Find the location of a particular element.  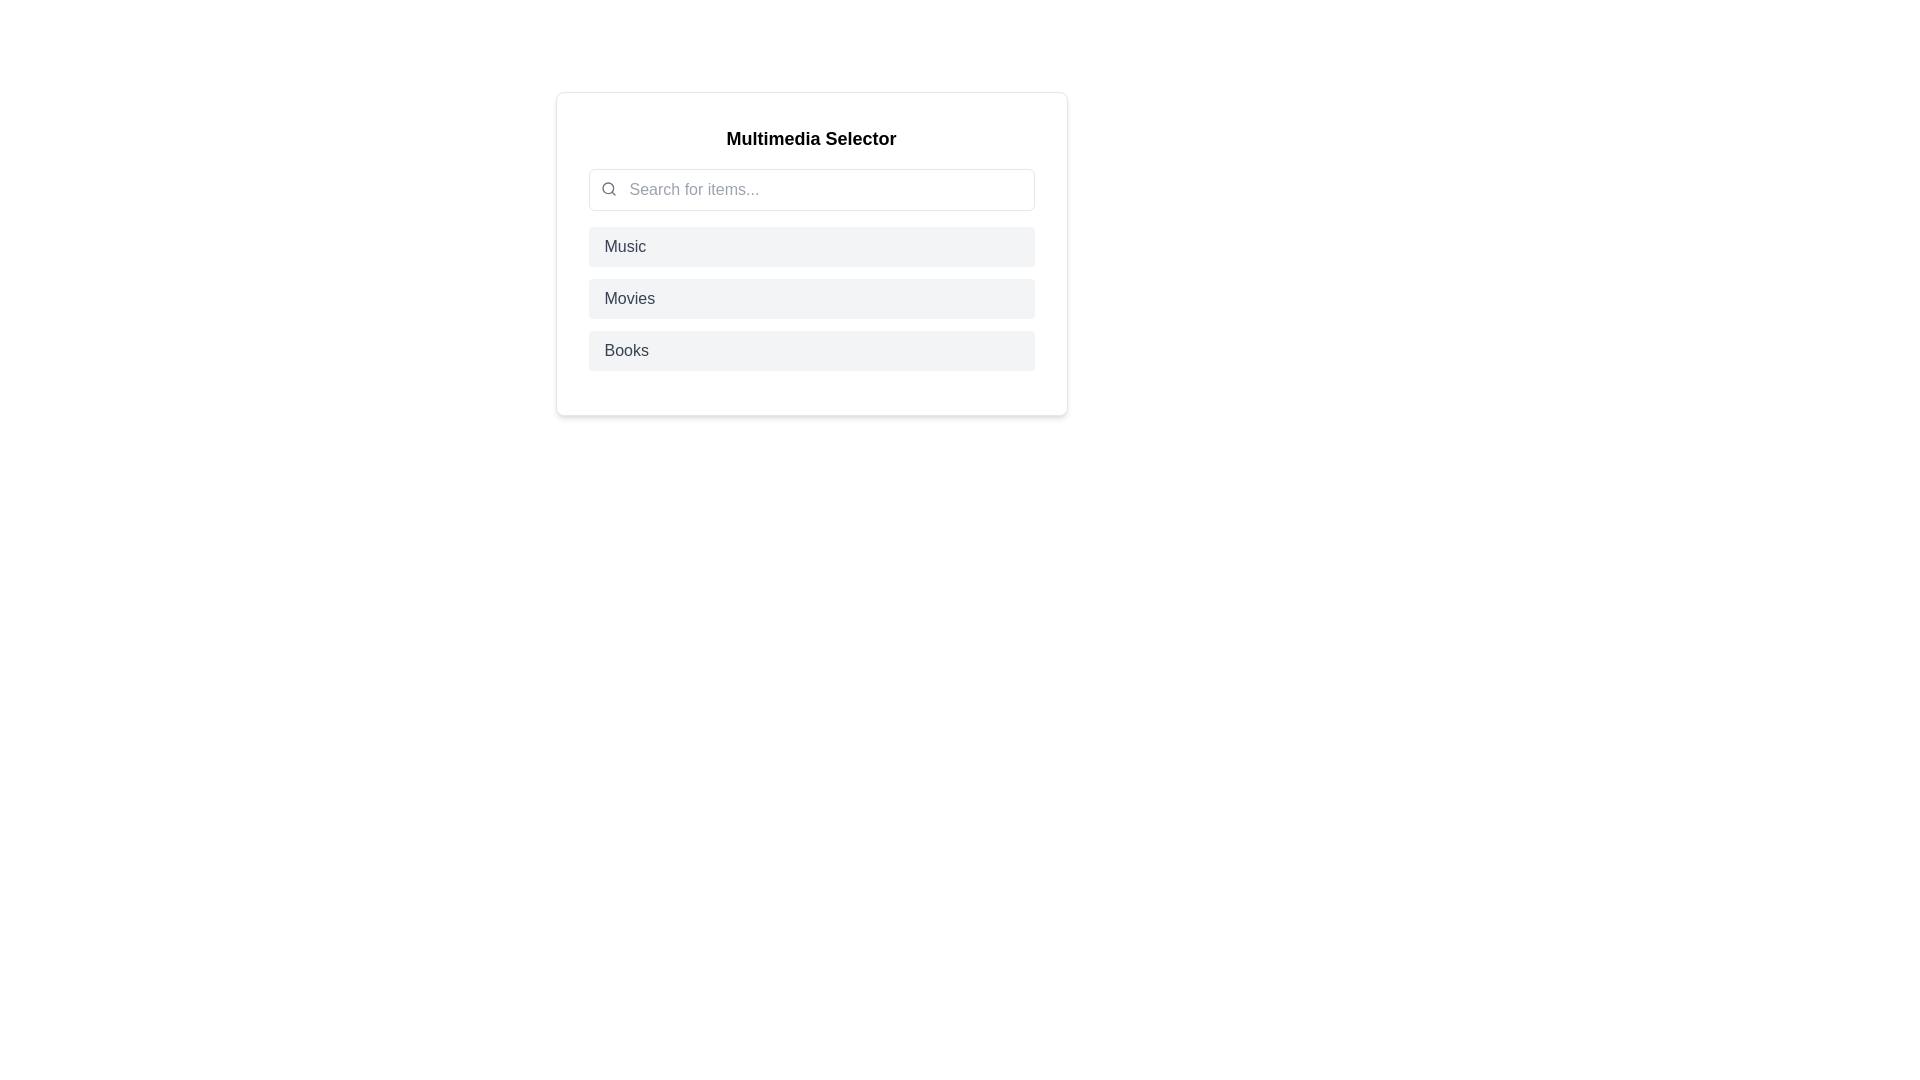

the 'Movies' selection button, which is the second option in a vertically stacked list of three options ('Music', 'Movies', 'Books') is located at coordinates (811, 299).